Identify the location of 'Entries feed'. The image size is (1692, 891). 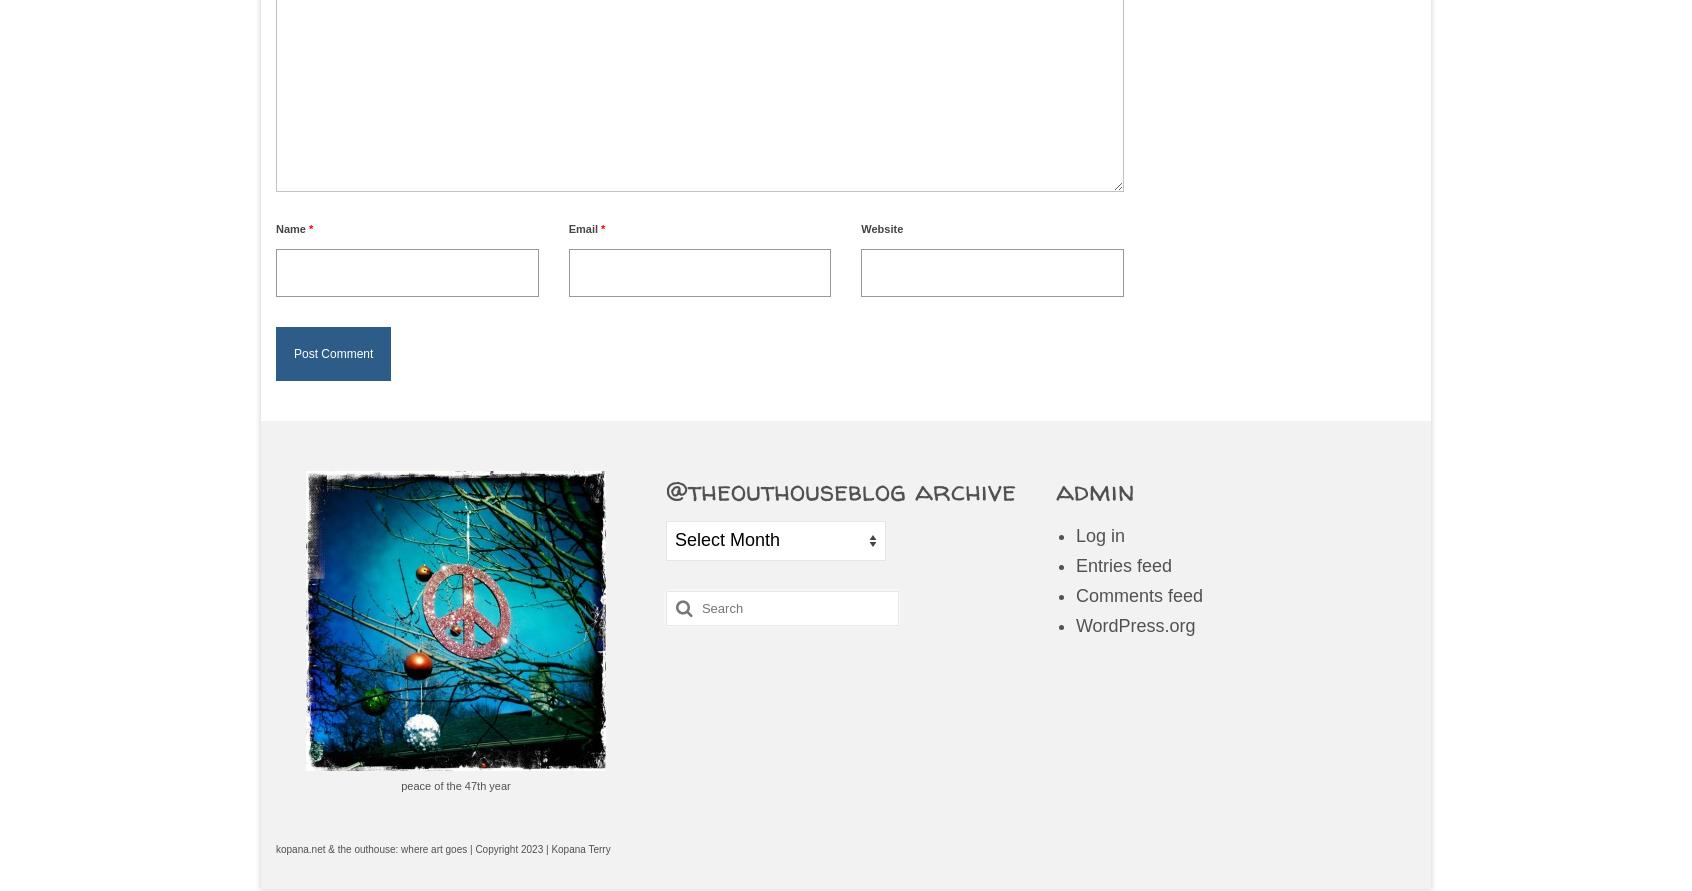
(1122, 564).